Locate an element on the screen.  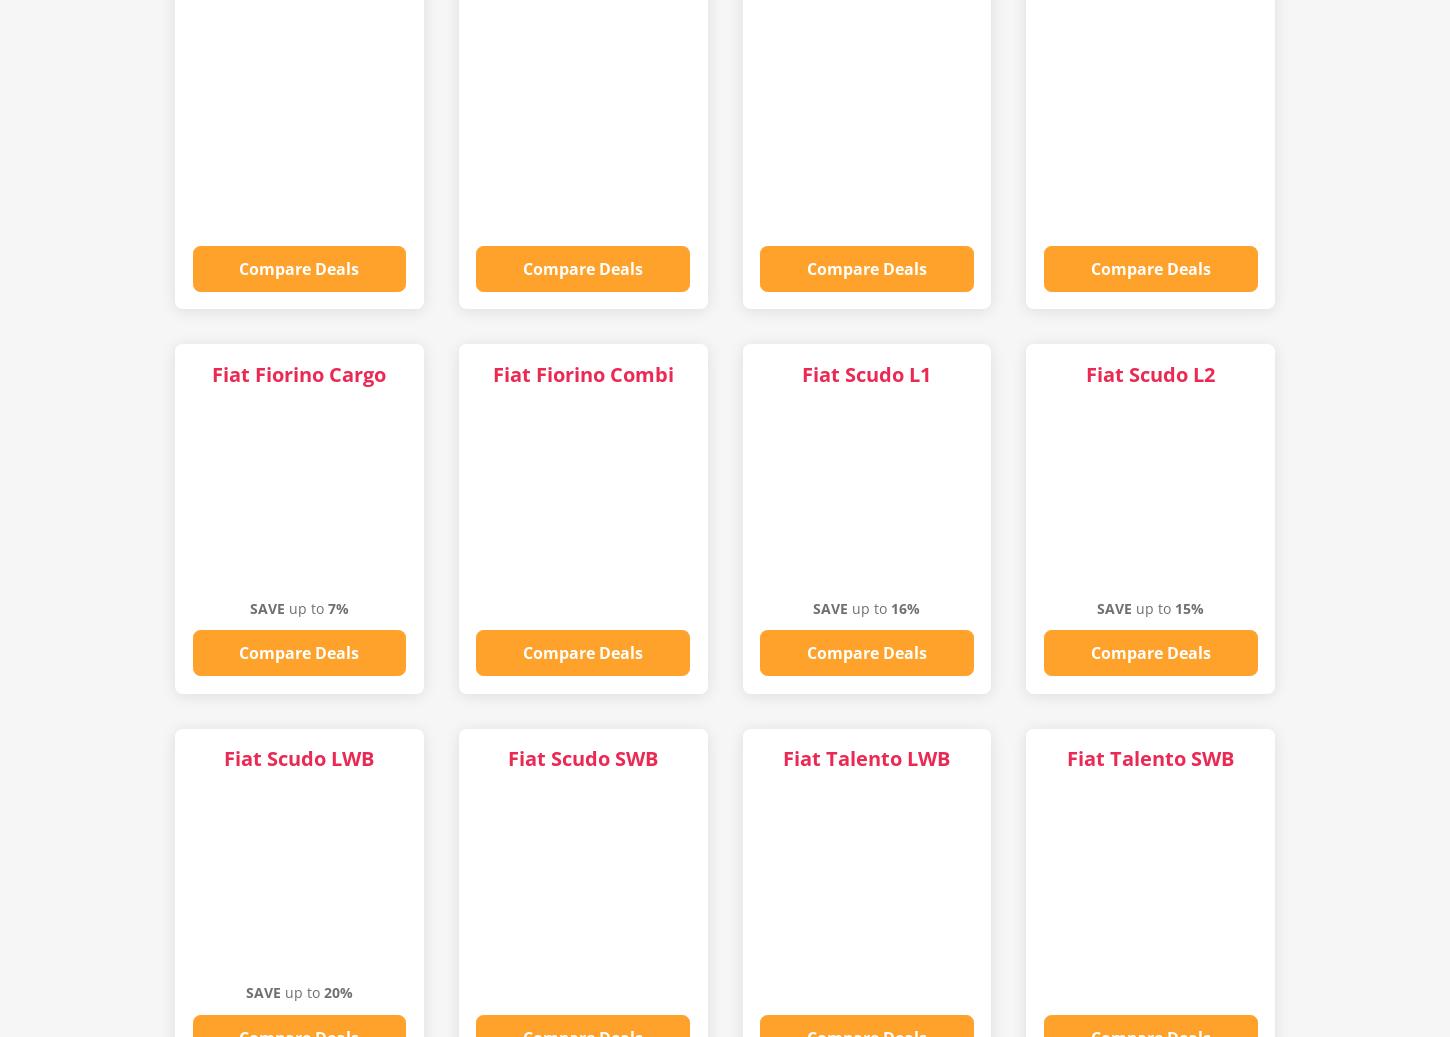
'Fiat Talento LWB' is located at coordinates (865, 758).